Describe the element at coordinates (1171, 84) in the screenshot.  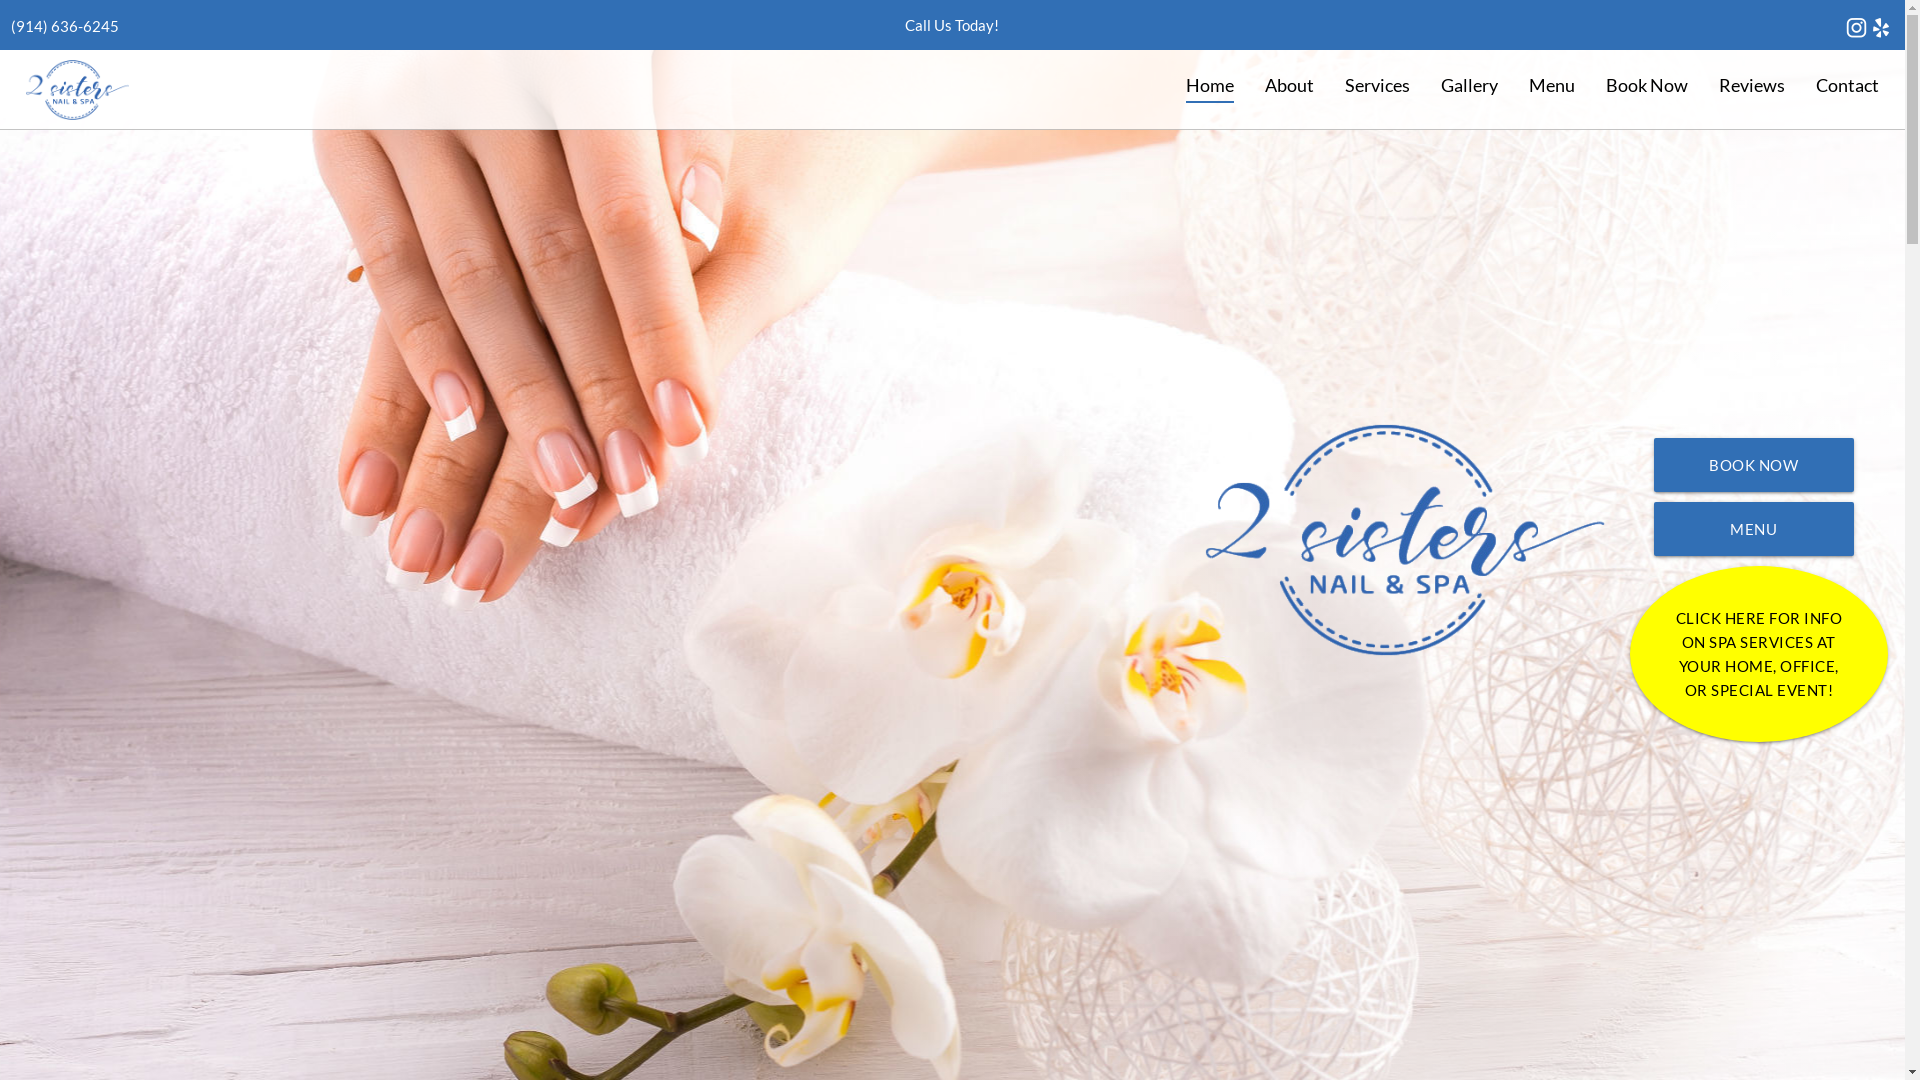
I see `'Home'` at that location.